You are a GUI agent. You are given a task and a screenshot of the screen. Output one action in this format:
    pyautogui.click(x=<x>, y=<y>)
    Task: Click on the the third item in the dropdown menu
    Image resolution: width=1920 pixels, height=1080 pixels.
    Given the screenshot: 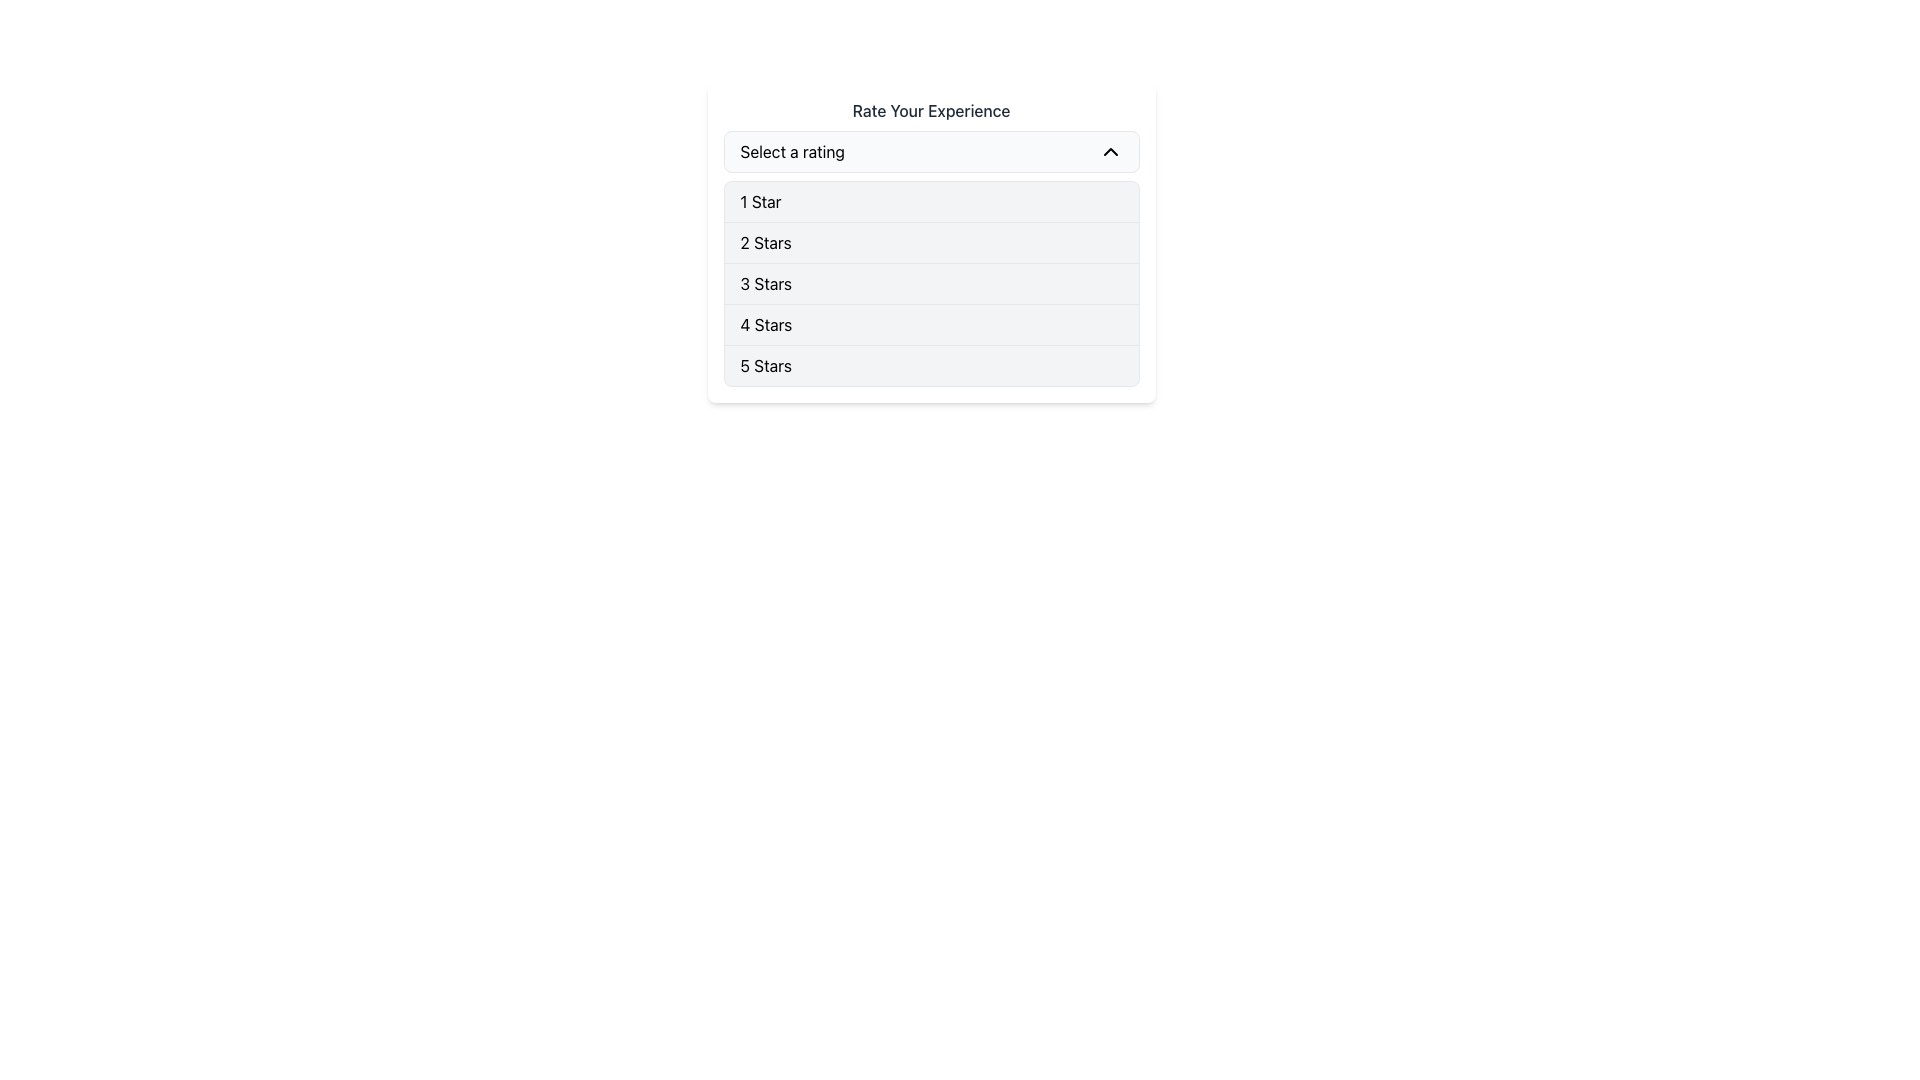 What is the action you would take?
    pyautogui.click(x=930, y=283)
    